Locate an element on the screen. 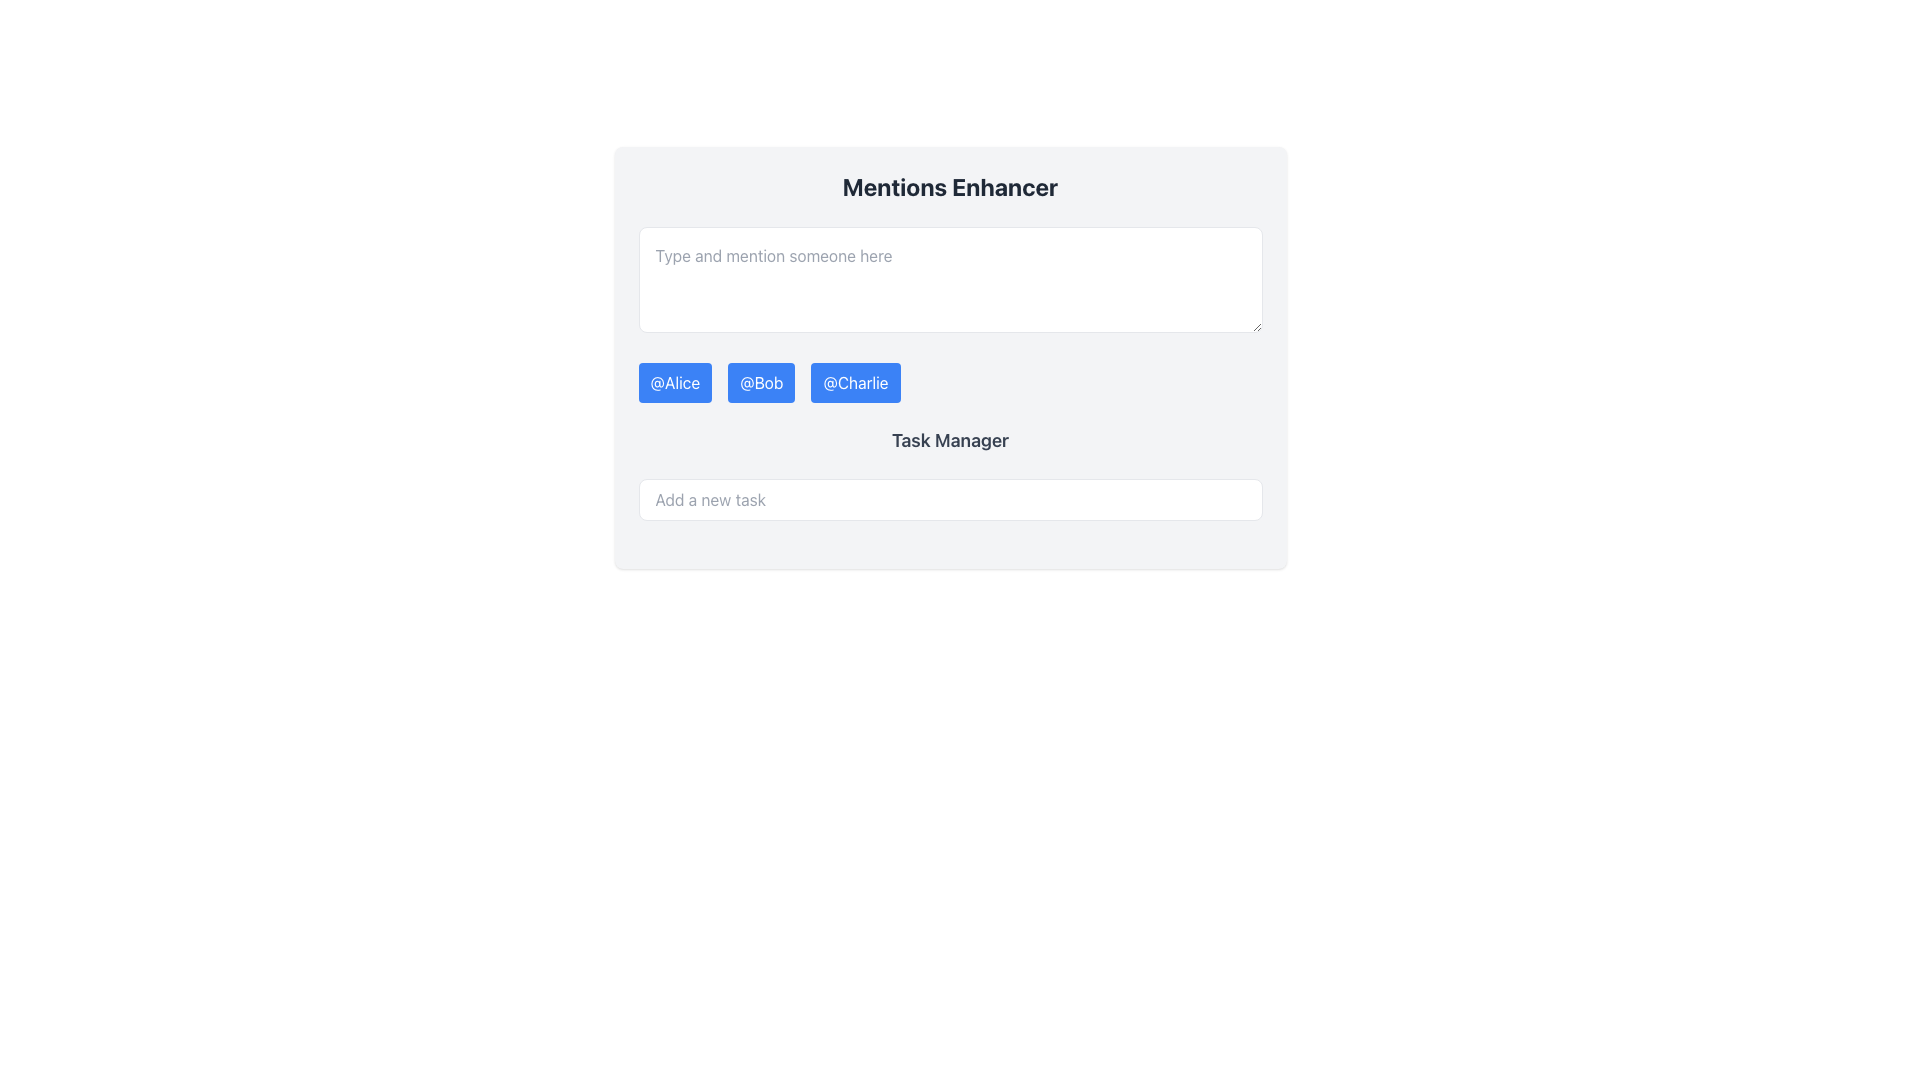 This screenshot has height=1080, width=1920. the blue button labeled '@Charlie' to mention the user is located at coordinates (855, 382).